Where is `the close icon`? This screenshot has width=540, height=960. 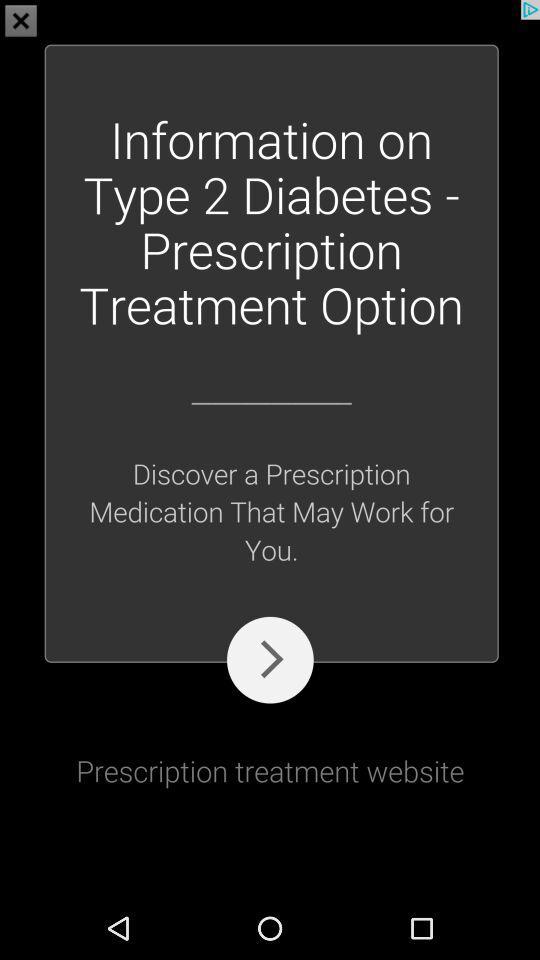
the close icon is located at coordinates (20, 20).